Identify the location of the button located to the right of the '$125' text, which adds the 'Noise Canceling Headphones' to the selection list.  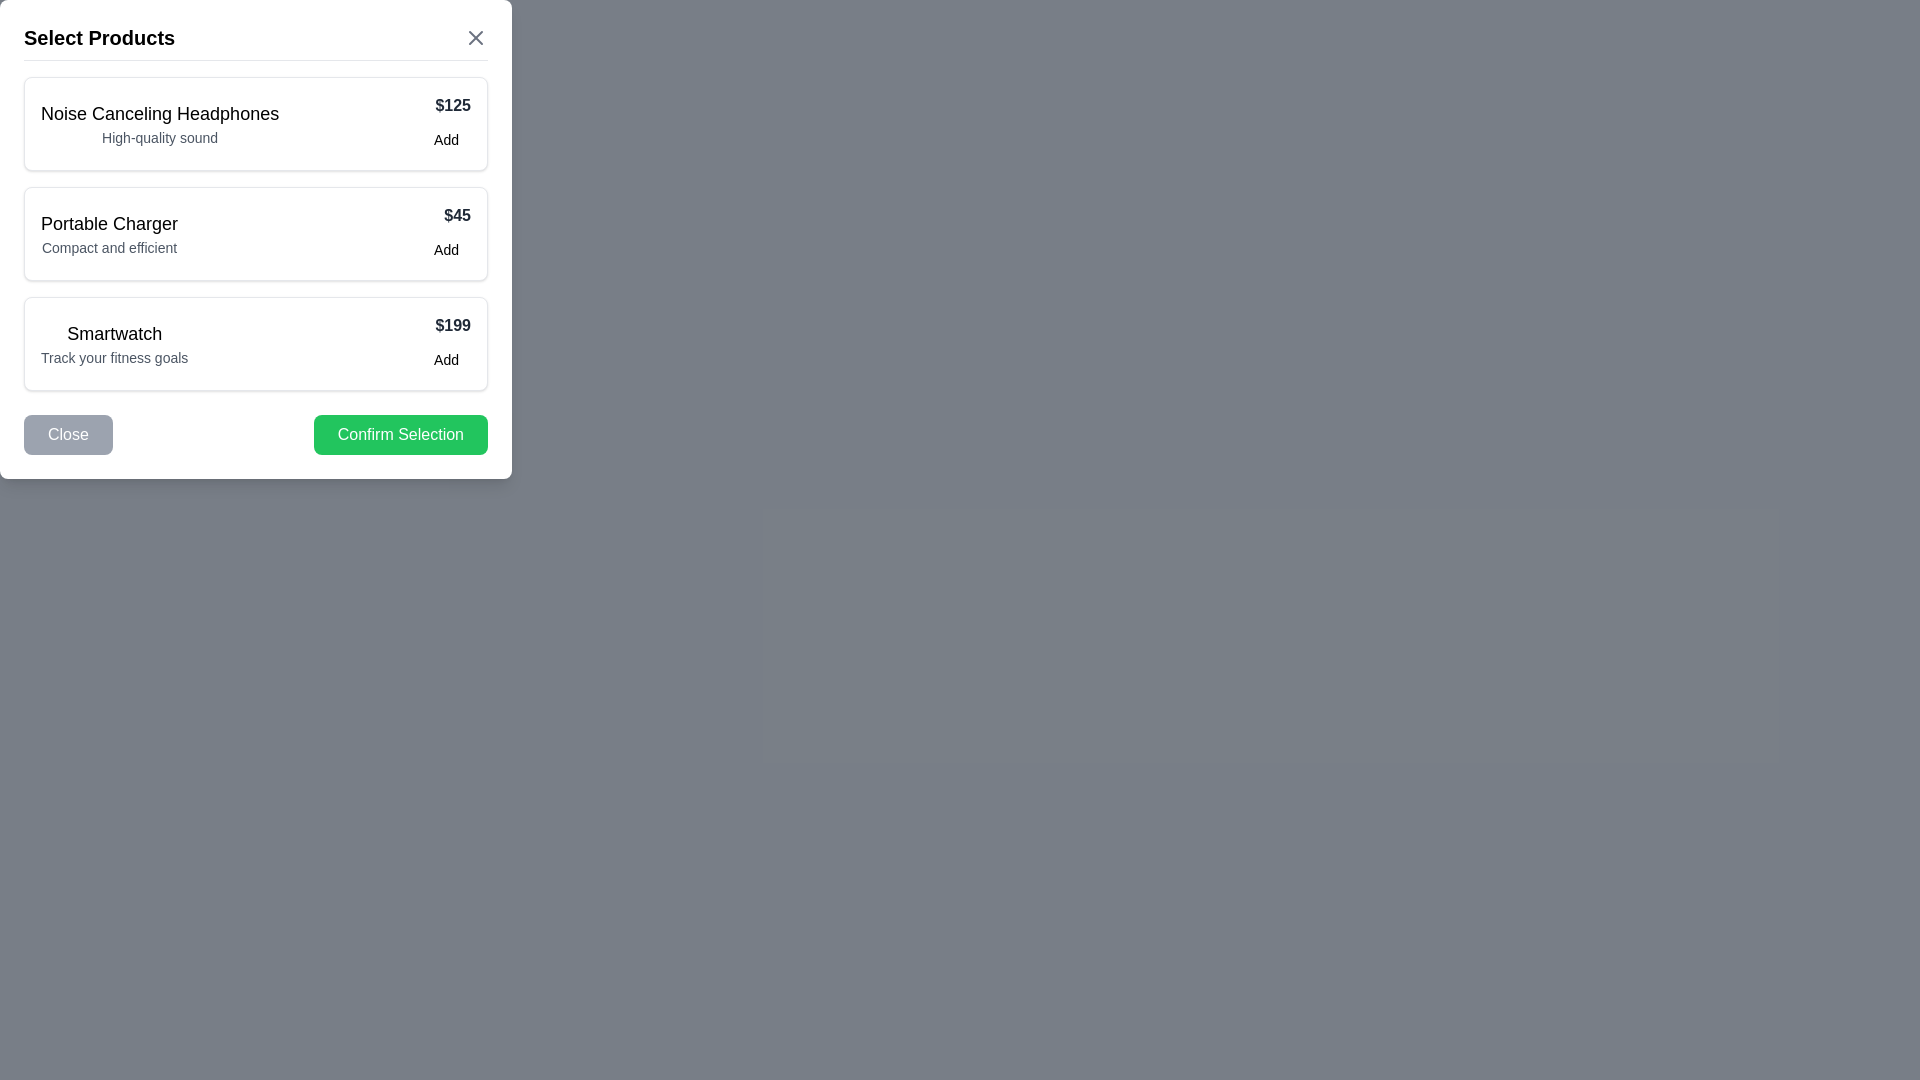
(445, 138).